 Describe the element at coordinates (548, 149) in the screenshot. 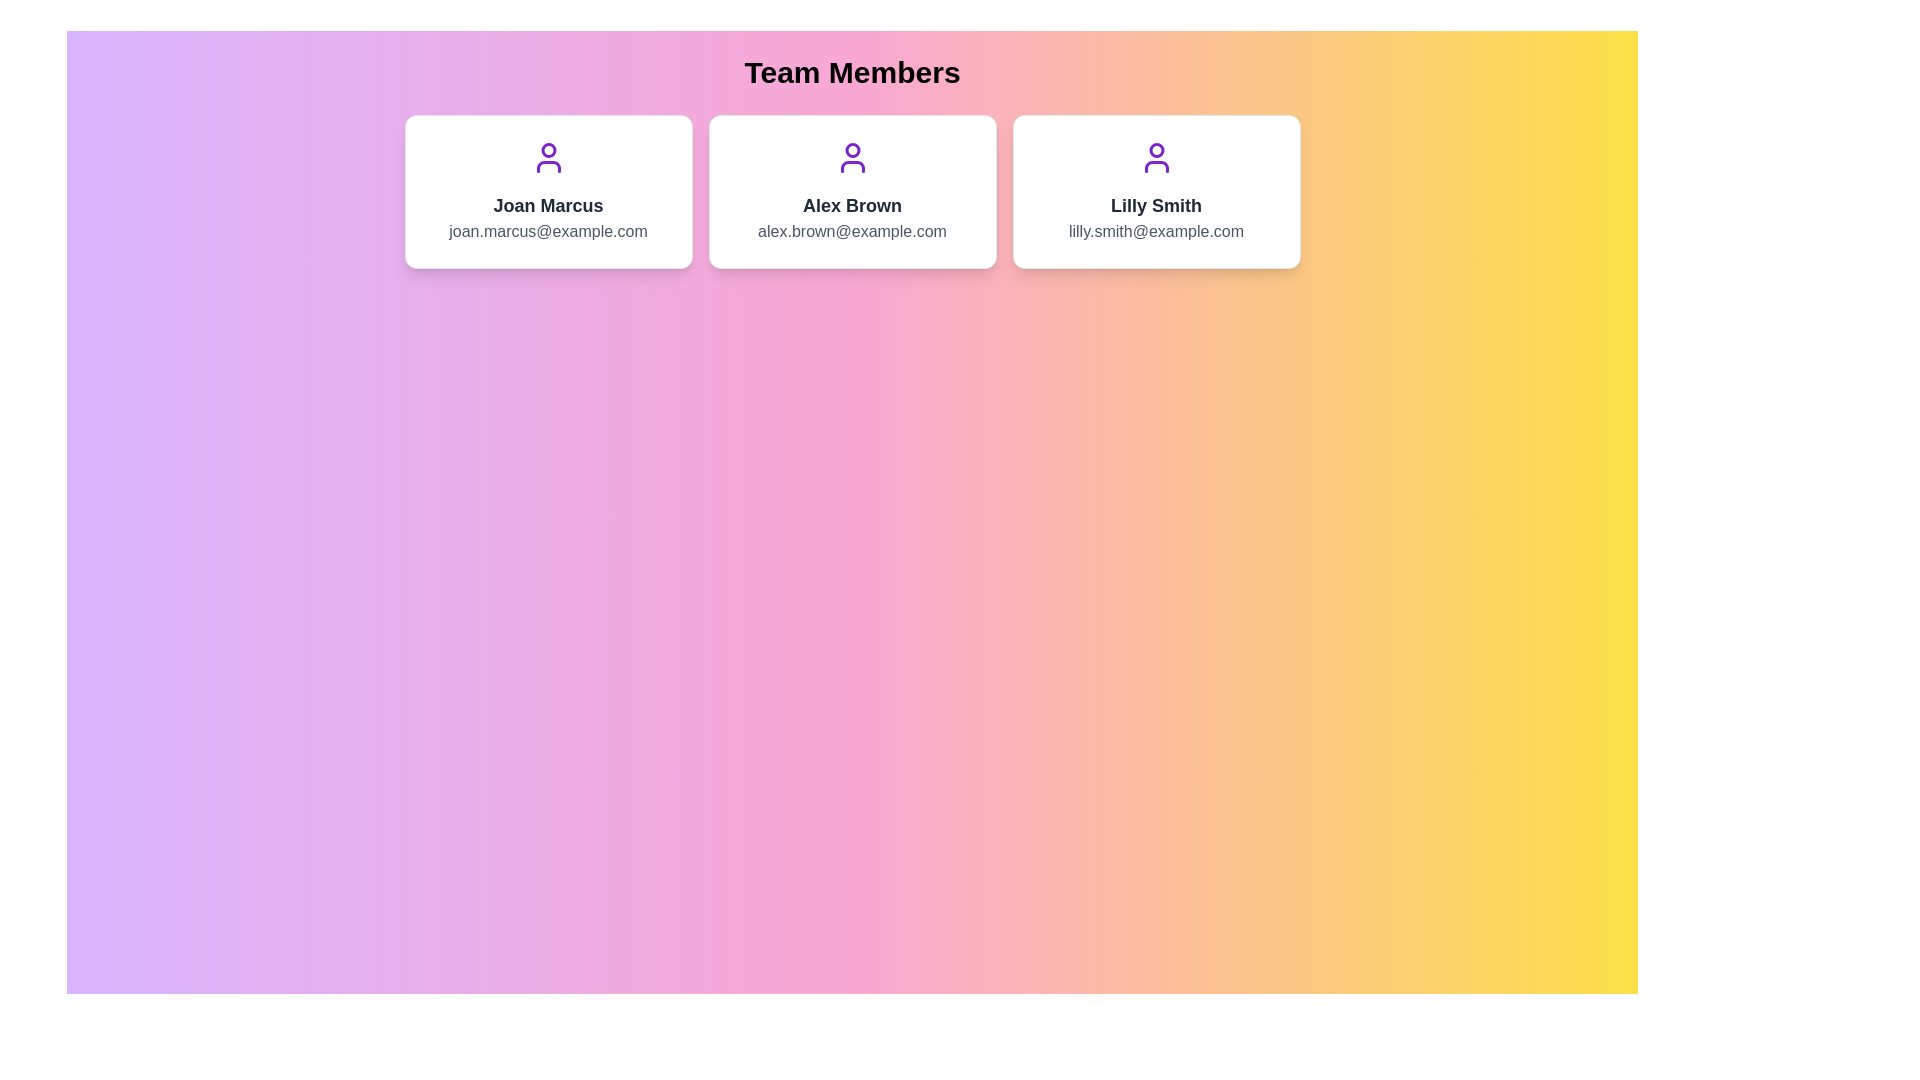

I see `the circular purple head icon of the person representing Joan Marcus in the first card under the 'Team Members' heading` at that location.